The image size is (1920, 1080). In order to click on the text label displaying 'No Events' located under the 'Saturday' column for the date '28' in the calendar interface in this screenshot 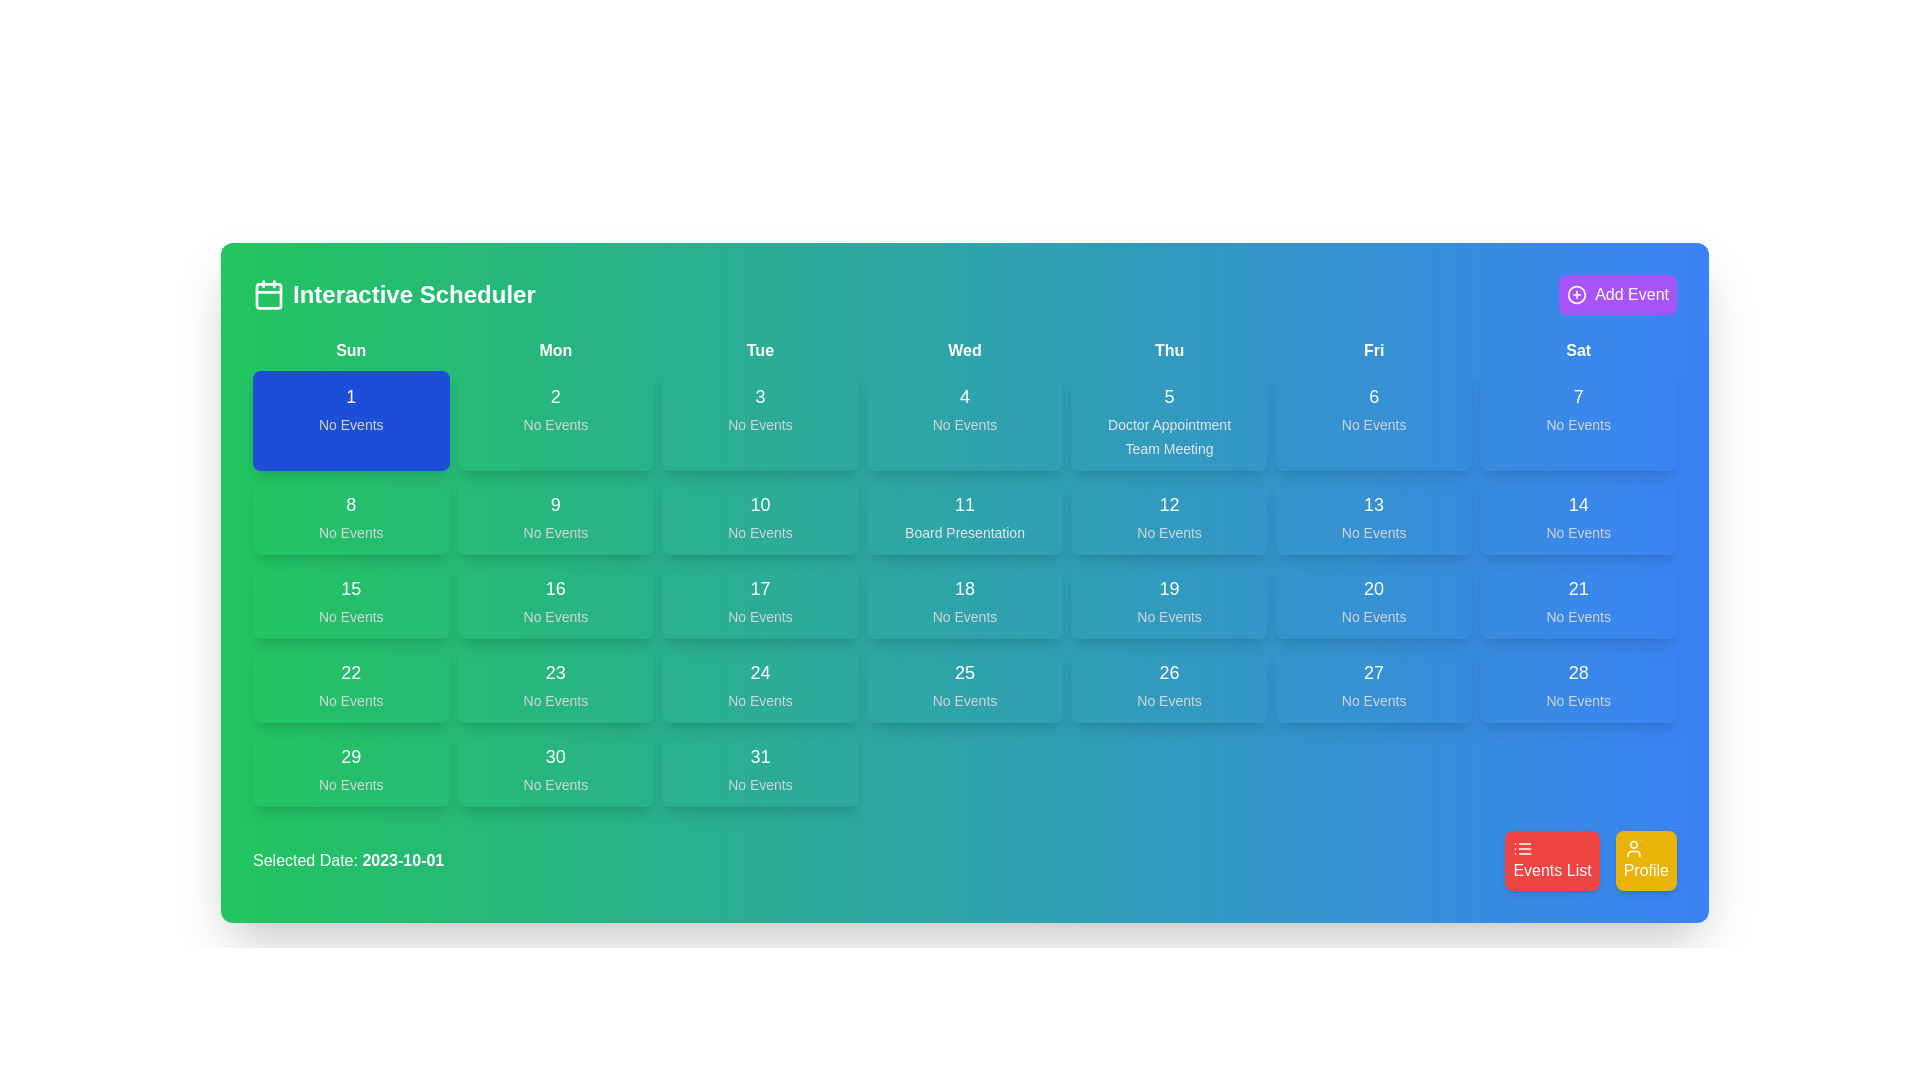, I will do `click(1577, 700)`.